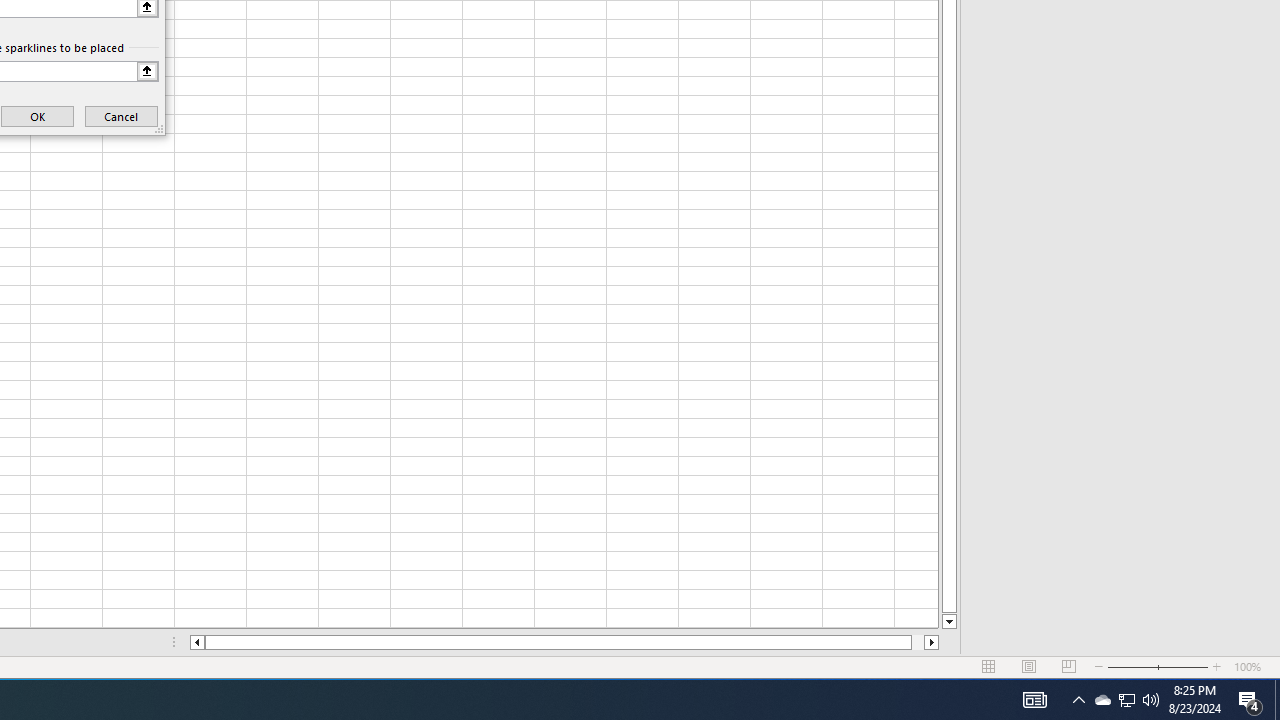  Describe the element at coordinates (1132, 667) in the screenshot. I see `'Zoom Out'` at that location.